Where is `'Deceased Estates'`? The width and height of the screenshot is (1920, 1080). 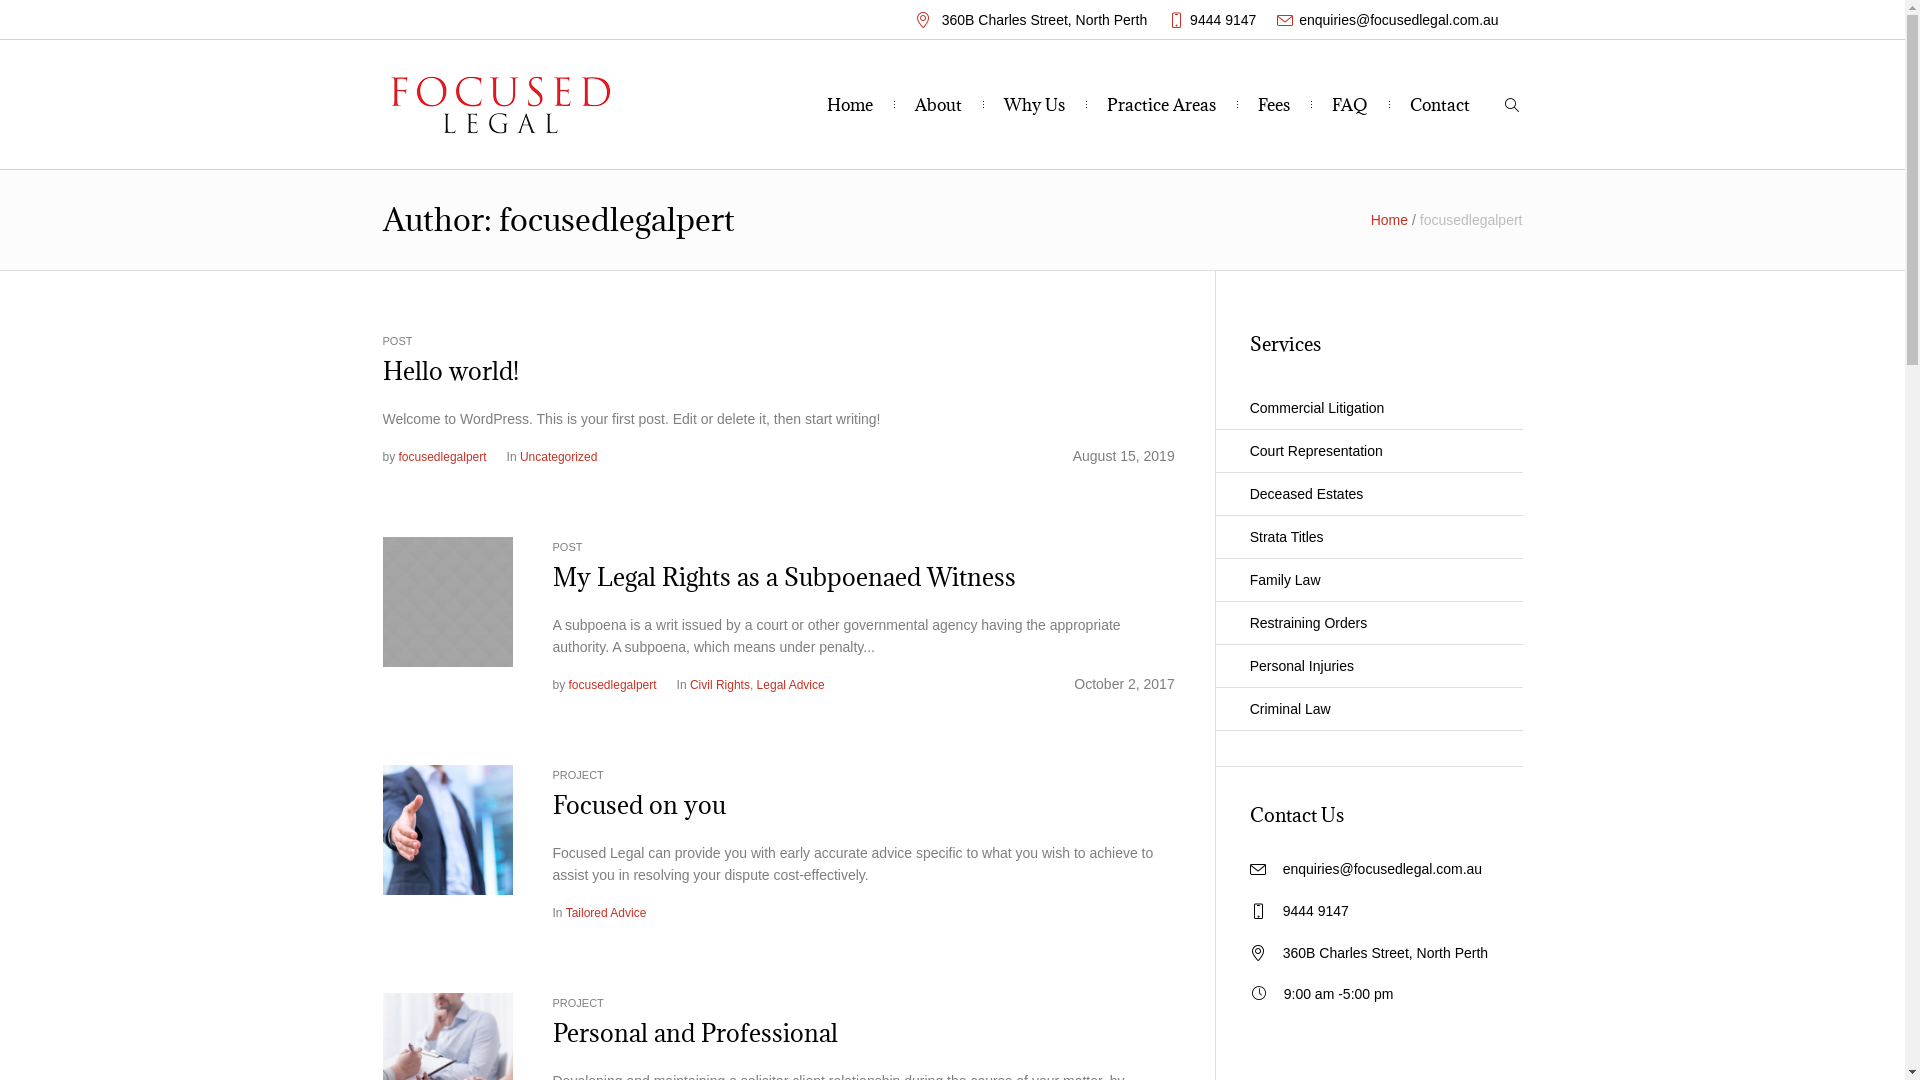
'Deceased Estates' is located at coordinates (1367, 494).